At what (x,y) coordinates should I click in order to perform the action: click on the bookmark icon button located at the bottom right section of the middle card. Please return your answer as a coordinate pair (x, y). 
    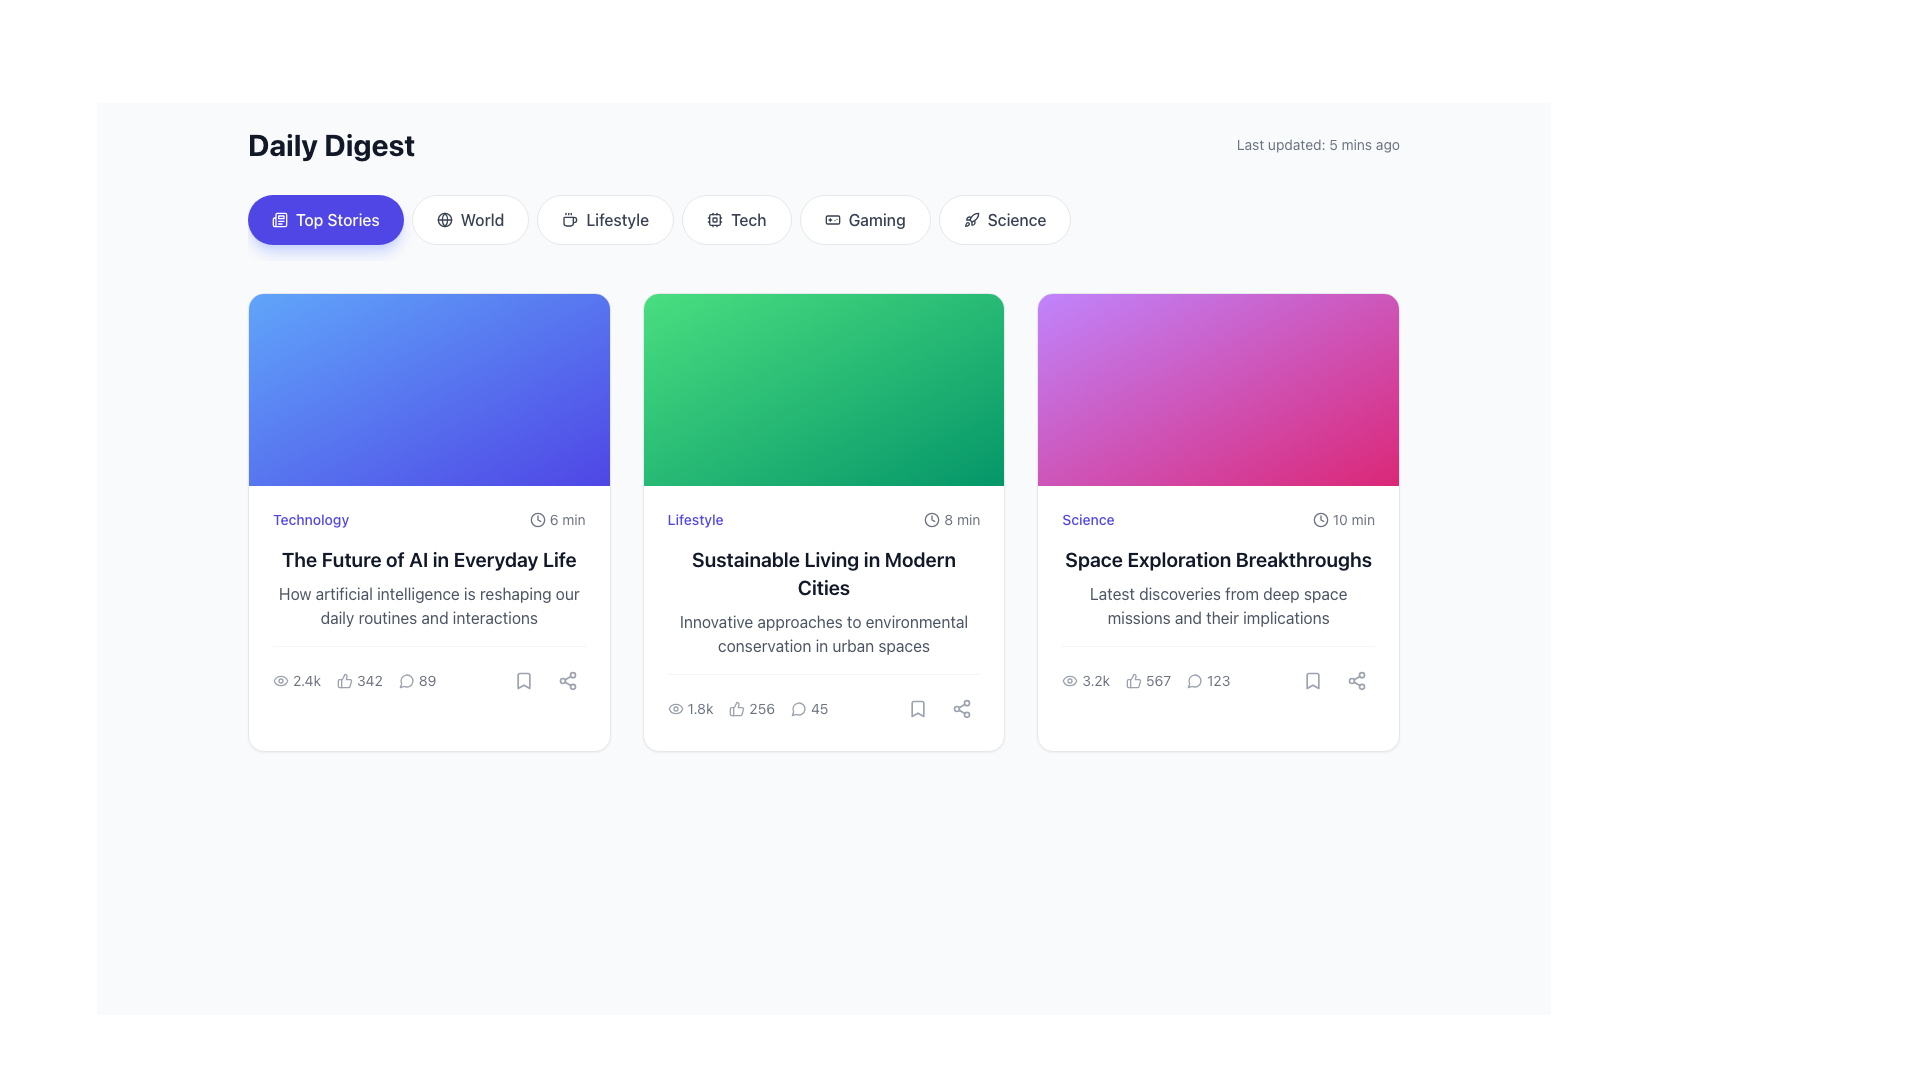
    Looking at the image, I should click on (917, 708).